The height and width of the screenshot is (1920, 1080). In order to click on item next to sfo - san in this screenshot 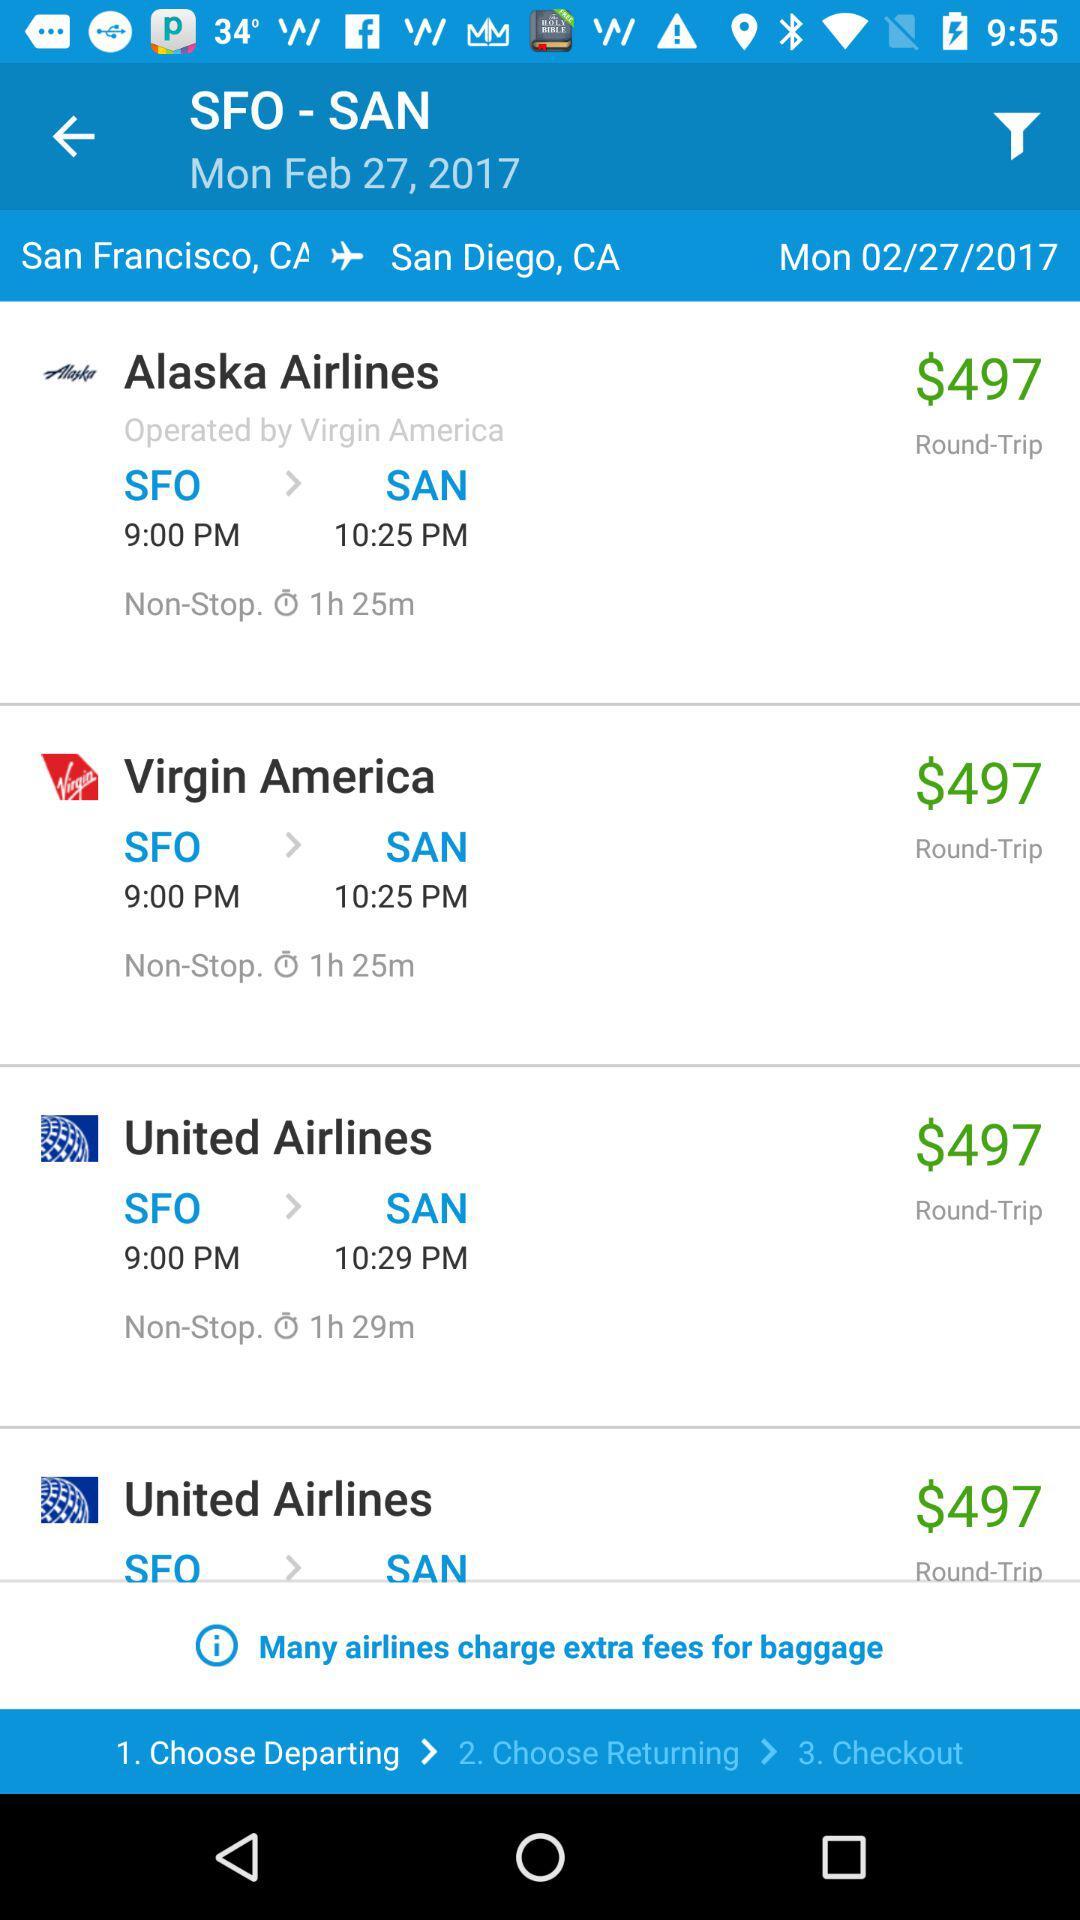, I will do `click(72, 135)`.